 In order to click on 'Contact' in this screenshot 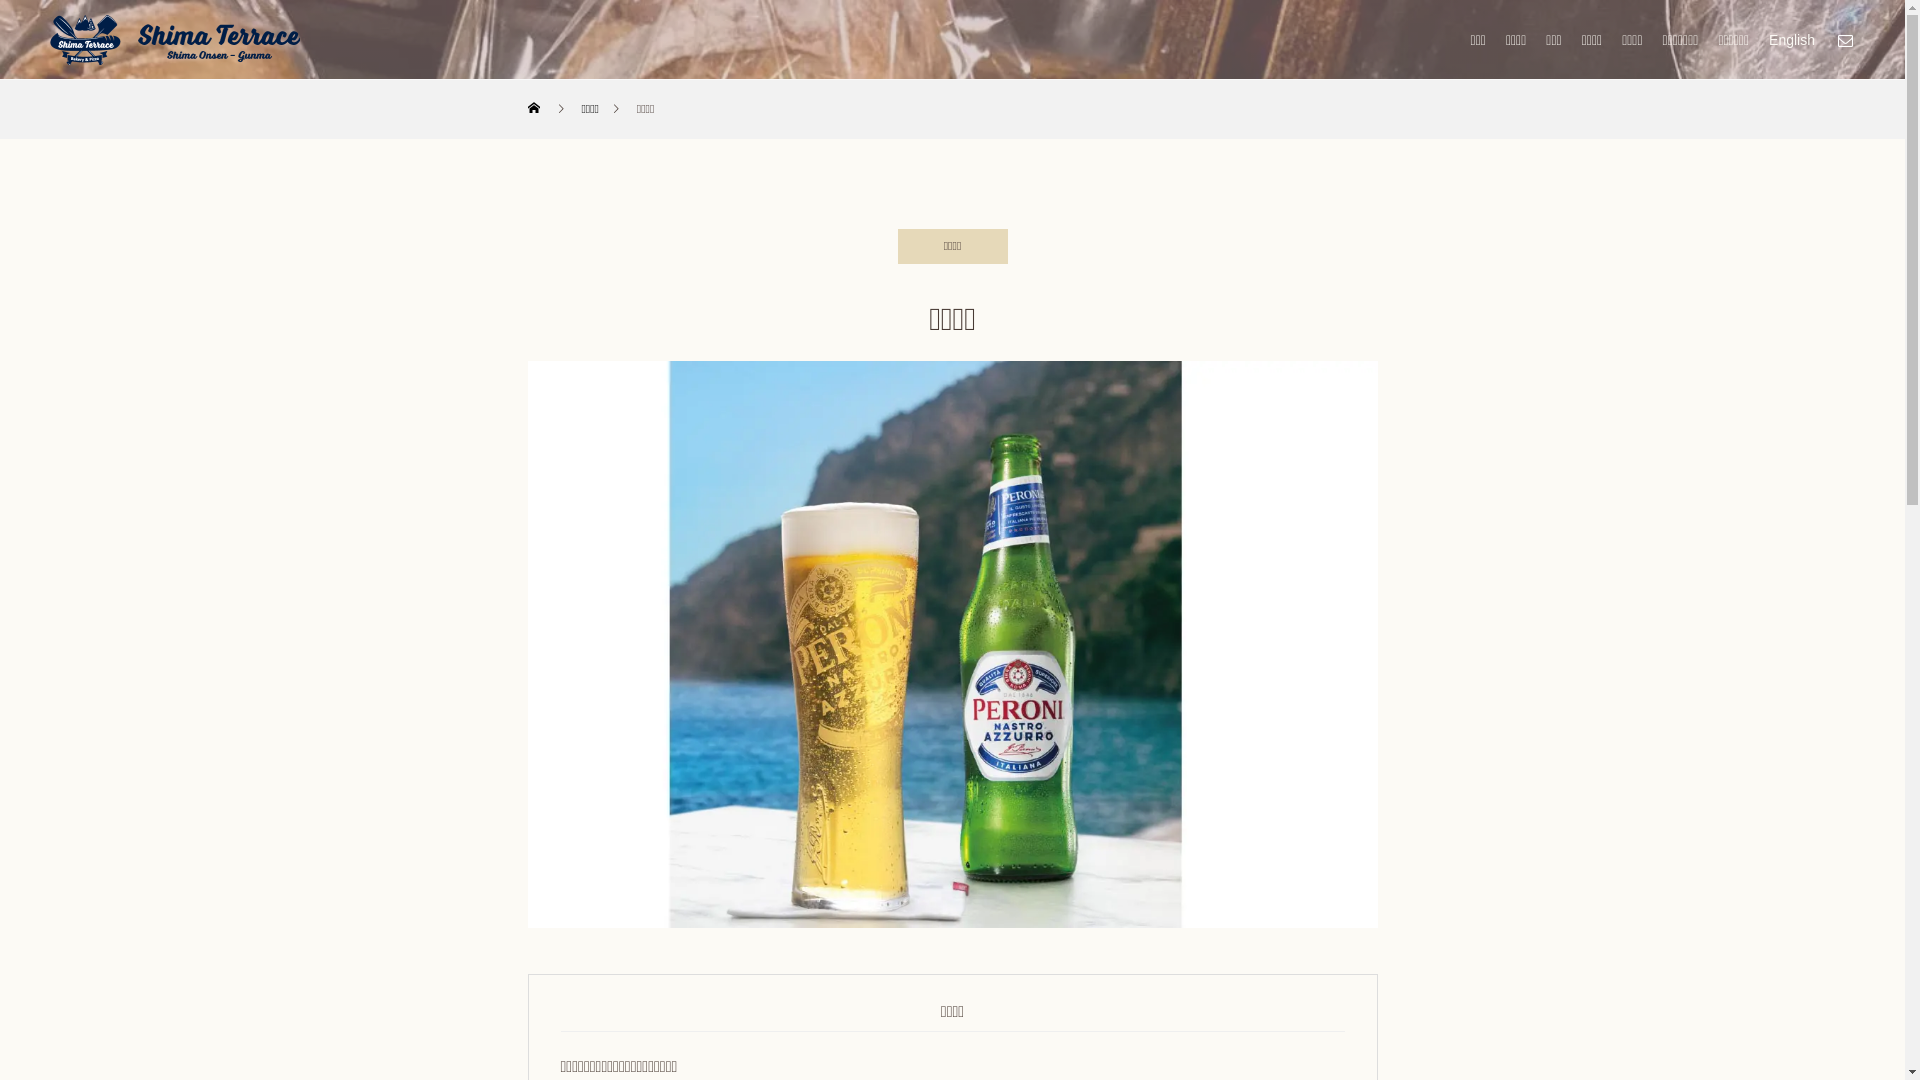, I will do `click(1843, 39)`.